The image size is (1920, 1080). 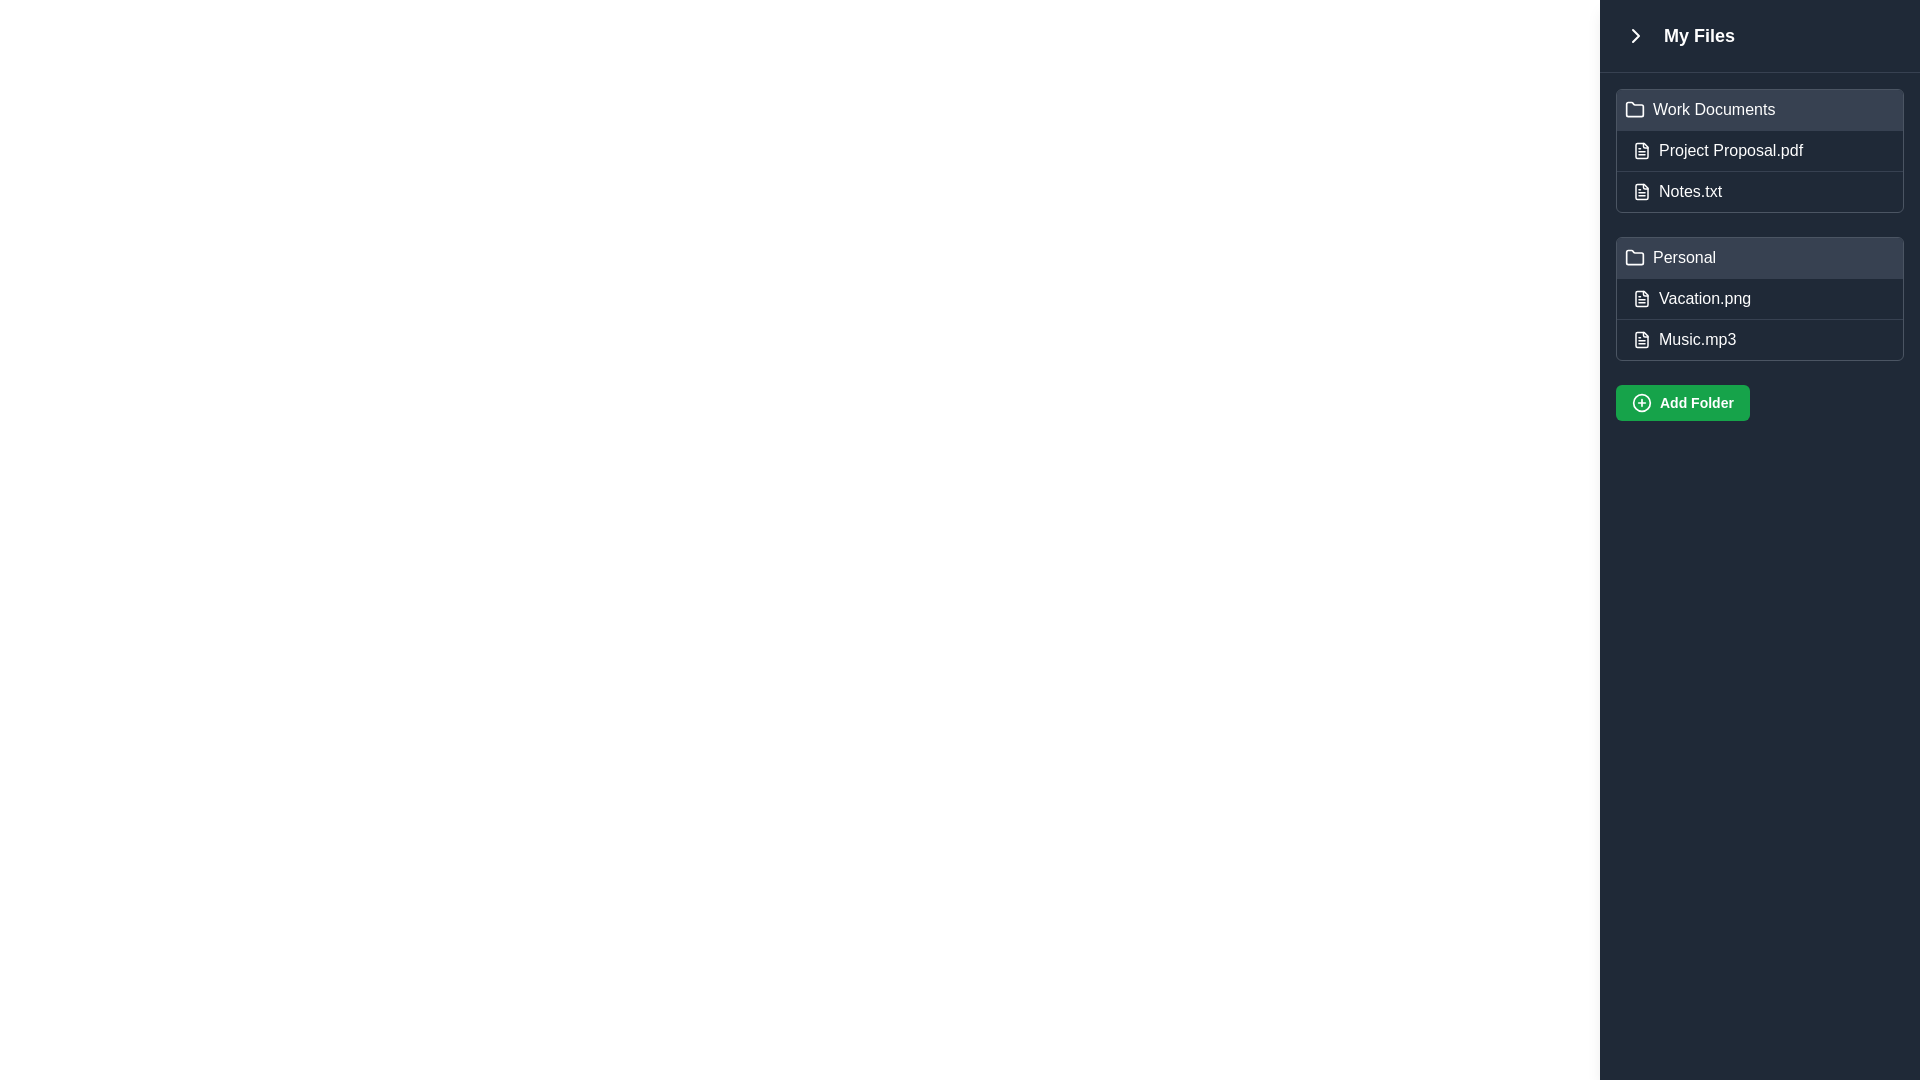 I want to click on the 'Work Documents' label, which is displayed in white font on a dark gray background, so click(x=1713, y=110).